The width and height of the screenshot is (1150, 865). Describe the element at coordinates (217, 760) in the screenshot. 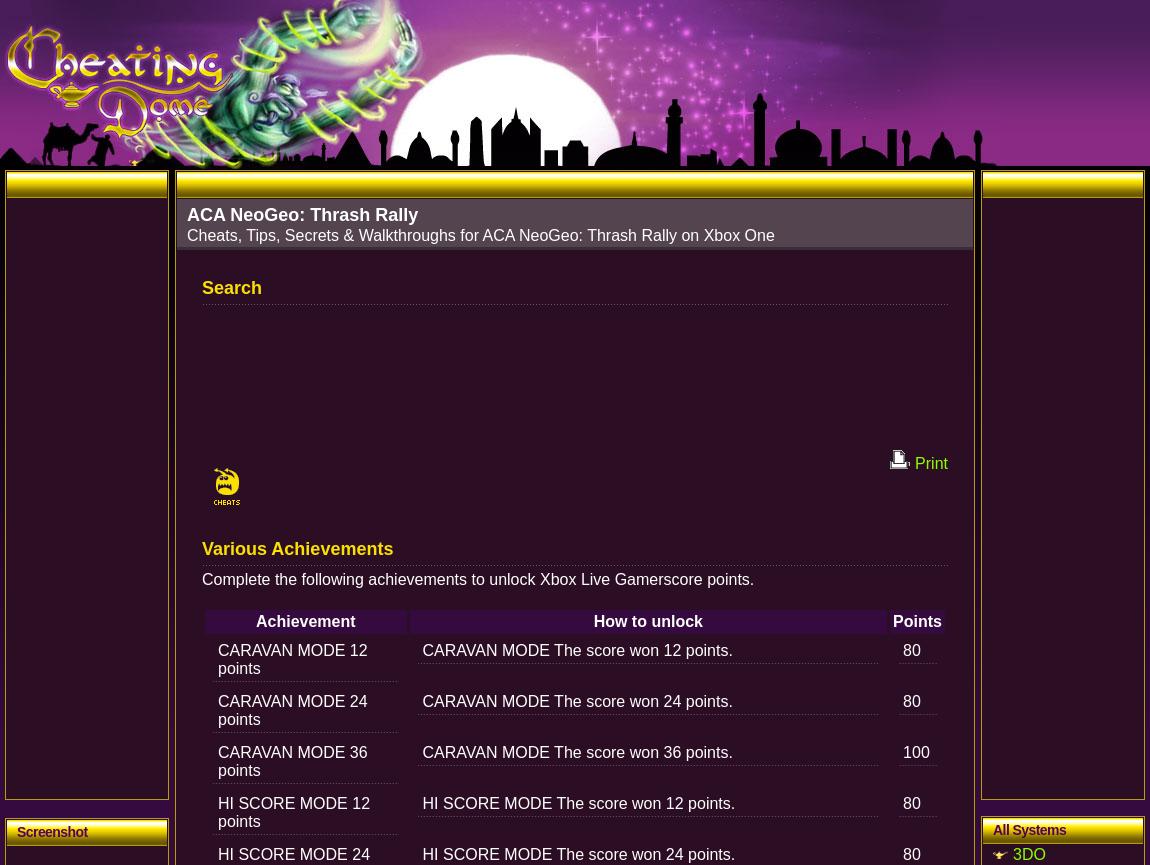

I see `'CARAVAN MODE 36 points'` at that location.